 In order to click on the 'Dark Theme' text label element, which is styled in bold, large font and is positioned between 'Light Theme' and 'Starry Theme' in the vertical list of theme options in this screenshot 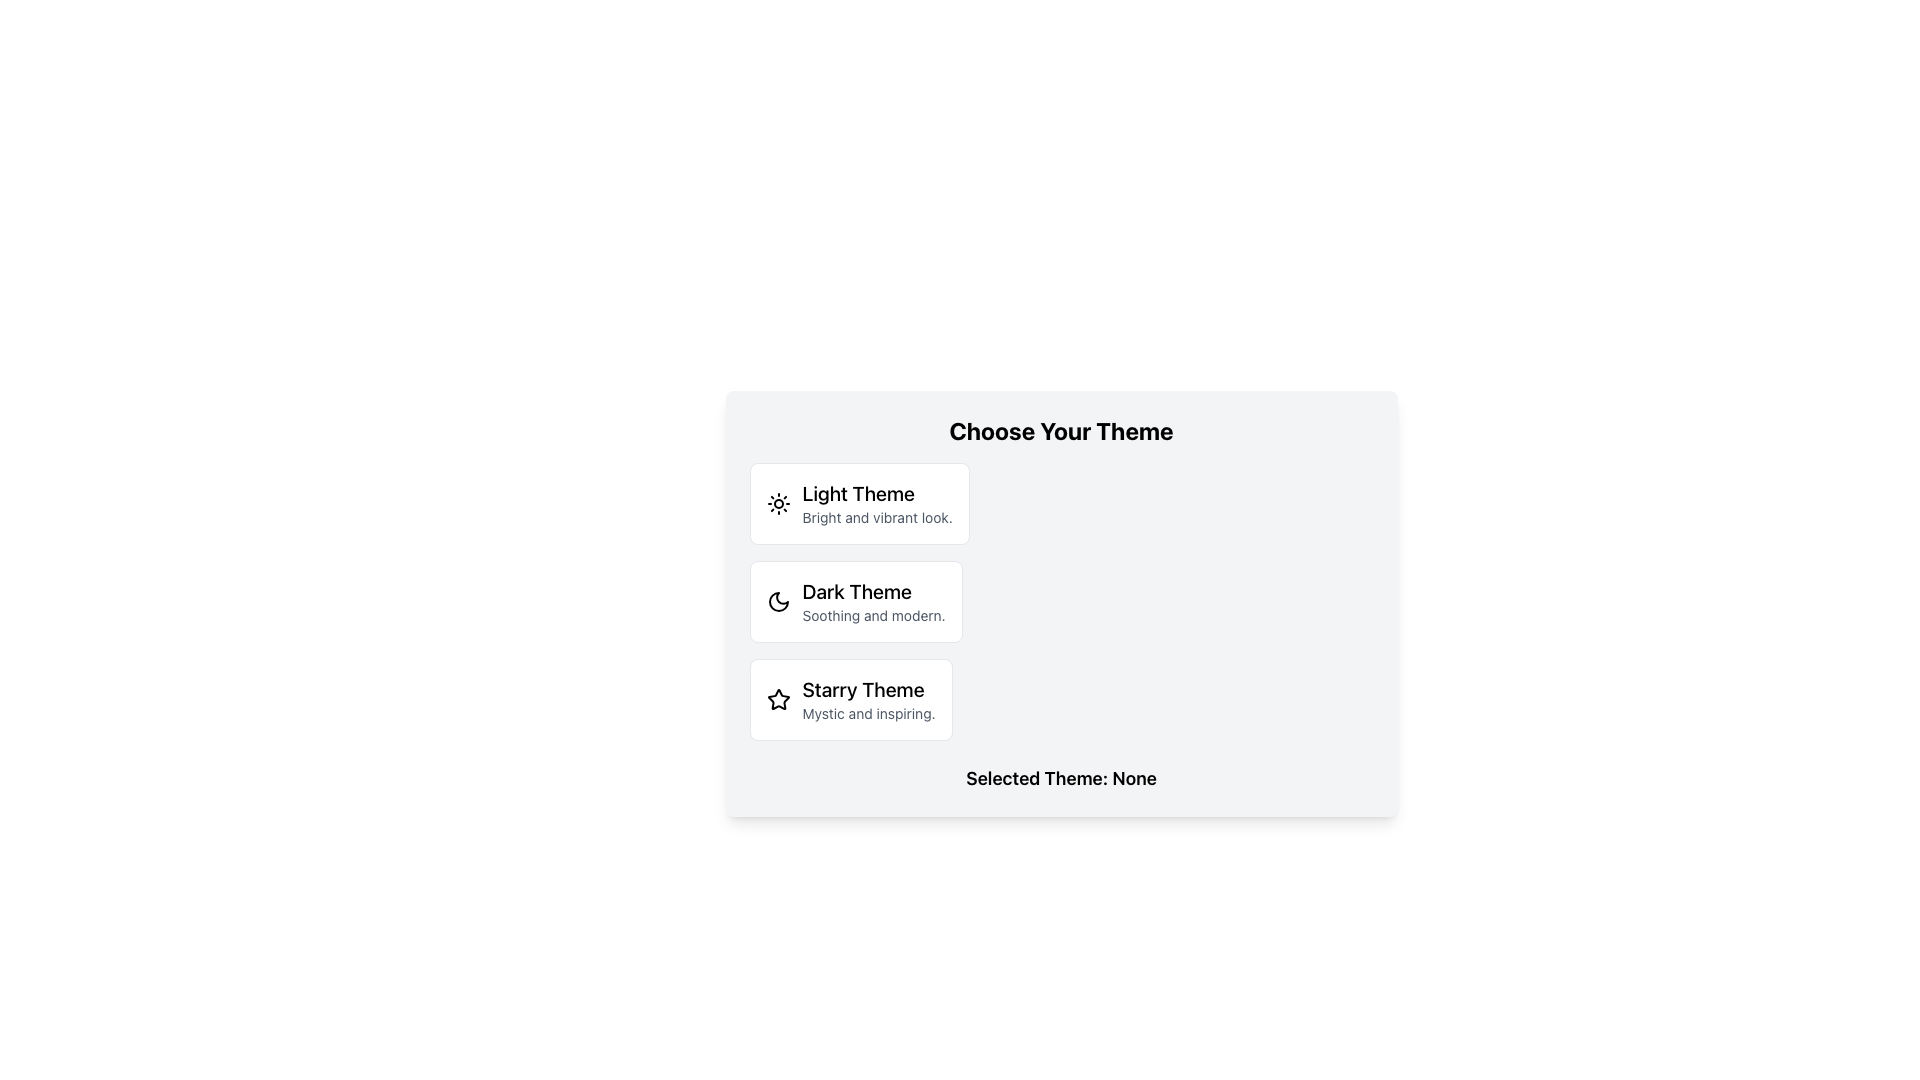, I will do `click(874, 590)`.